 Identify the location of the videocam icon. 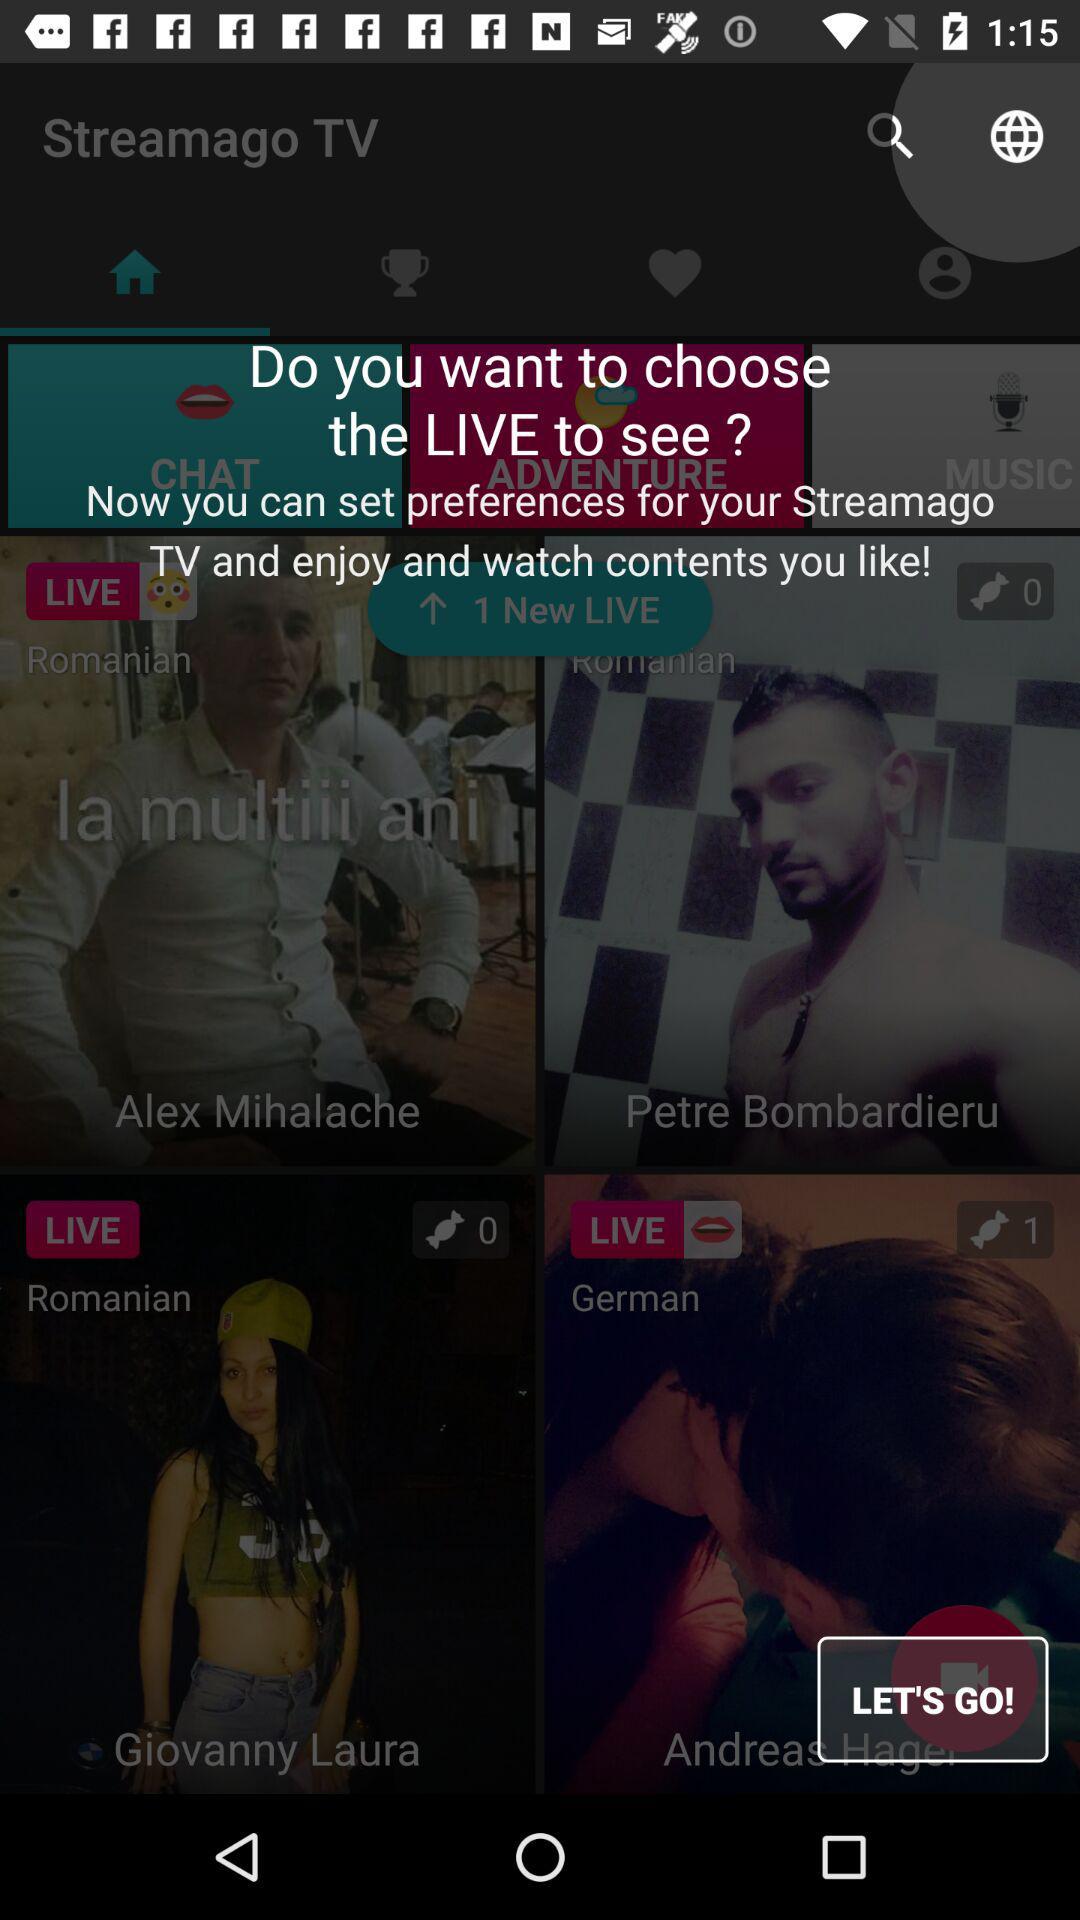
(963, 1678).